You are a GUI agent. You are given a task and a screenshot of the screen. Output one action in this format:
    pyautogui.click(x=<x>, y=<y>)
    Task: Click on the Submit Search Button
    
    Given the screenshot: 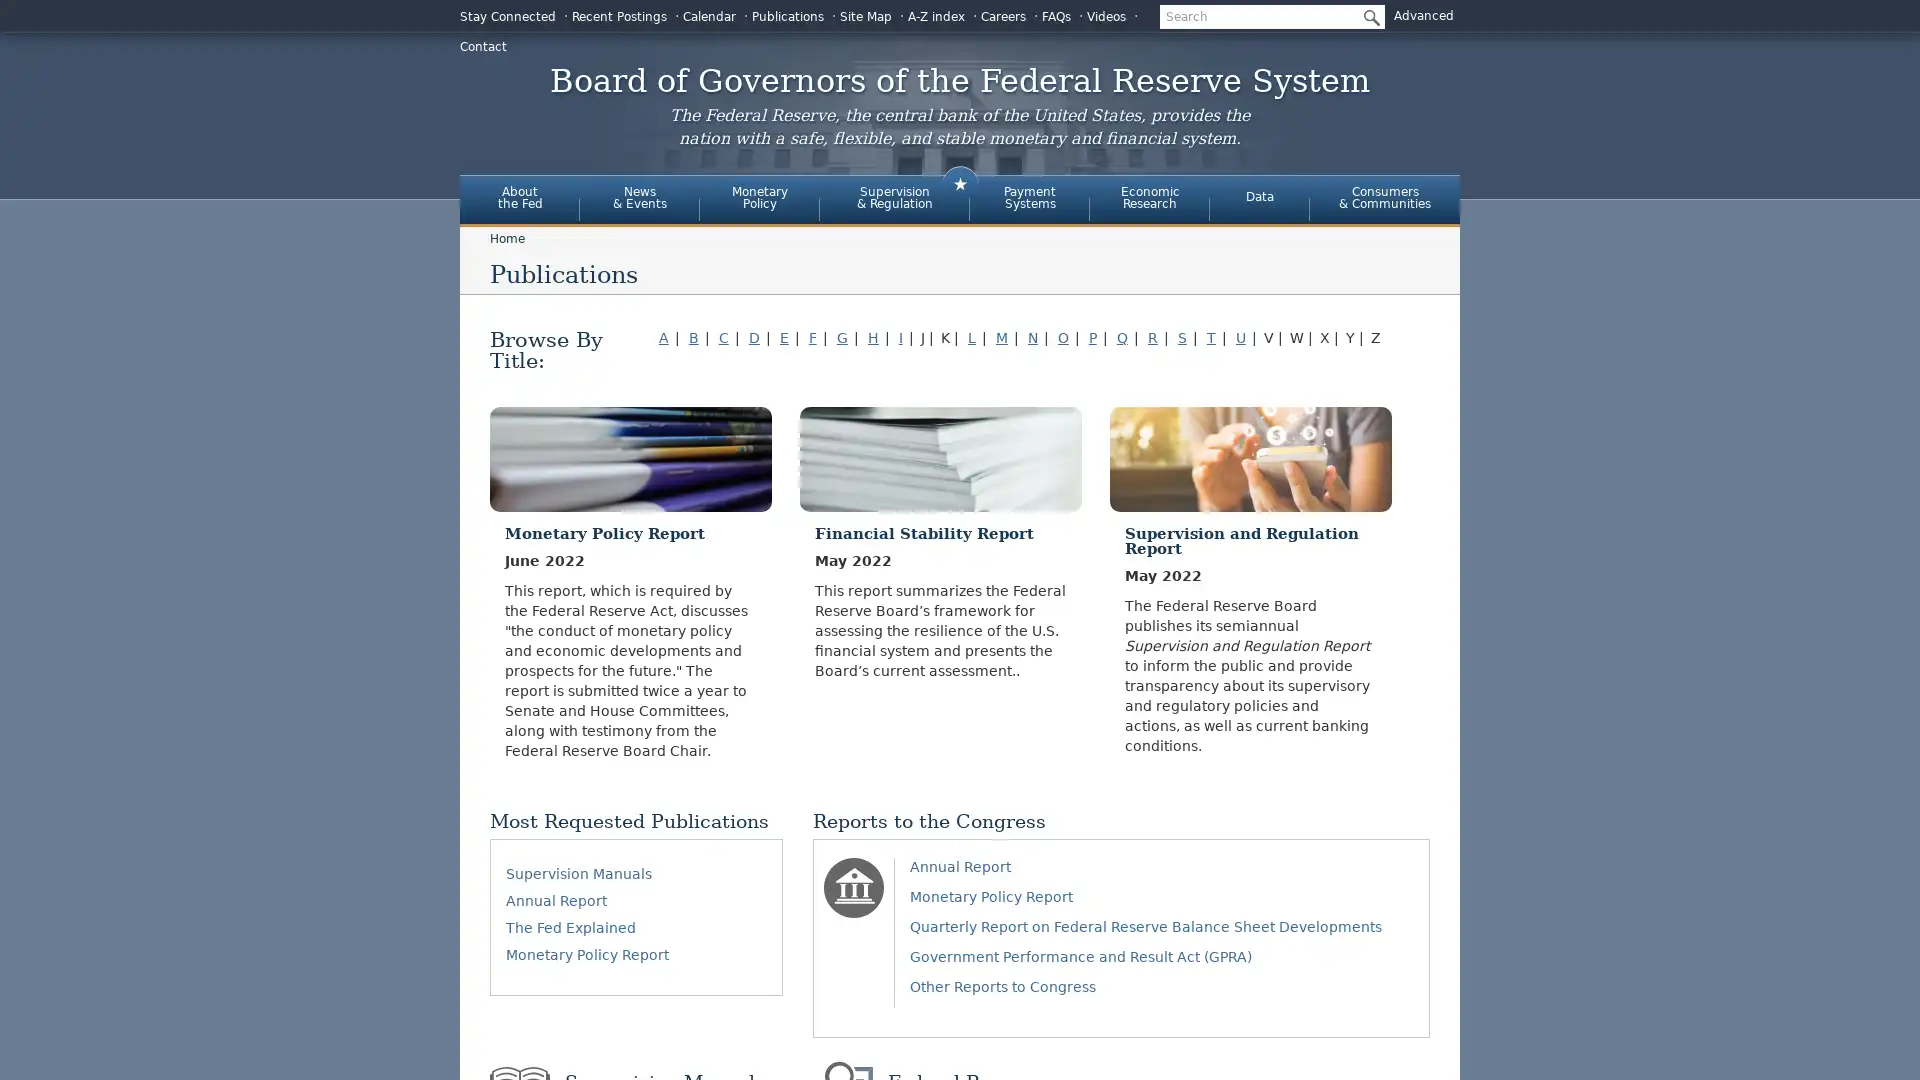 What is the action you would take?
    pyautogui.click(x=1367, y=16)
    